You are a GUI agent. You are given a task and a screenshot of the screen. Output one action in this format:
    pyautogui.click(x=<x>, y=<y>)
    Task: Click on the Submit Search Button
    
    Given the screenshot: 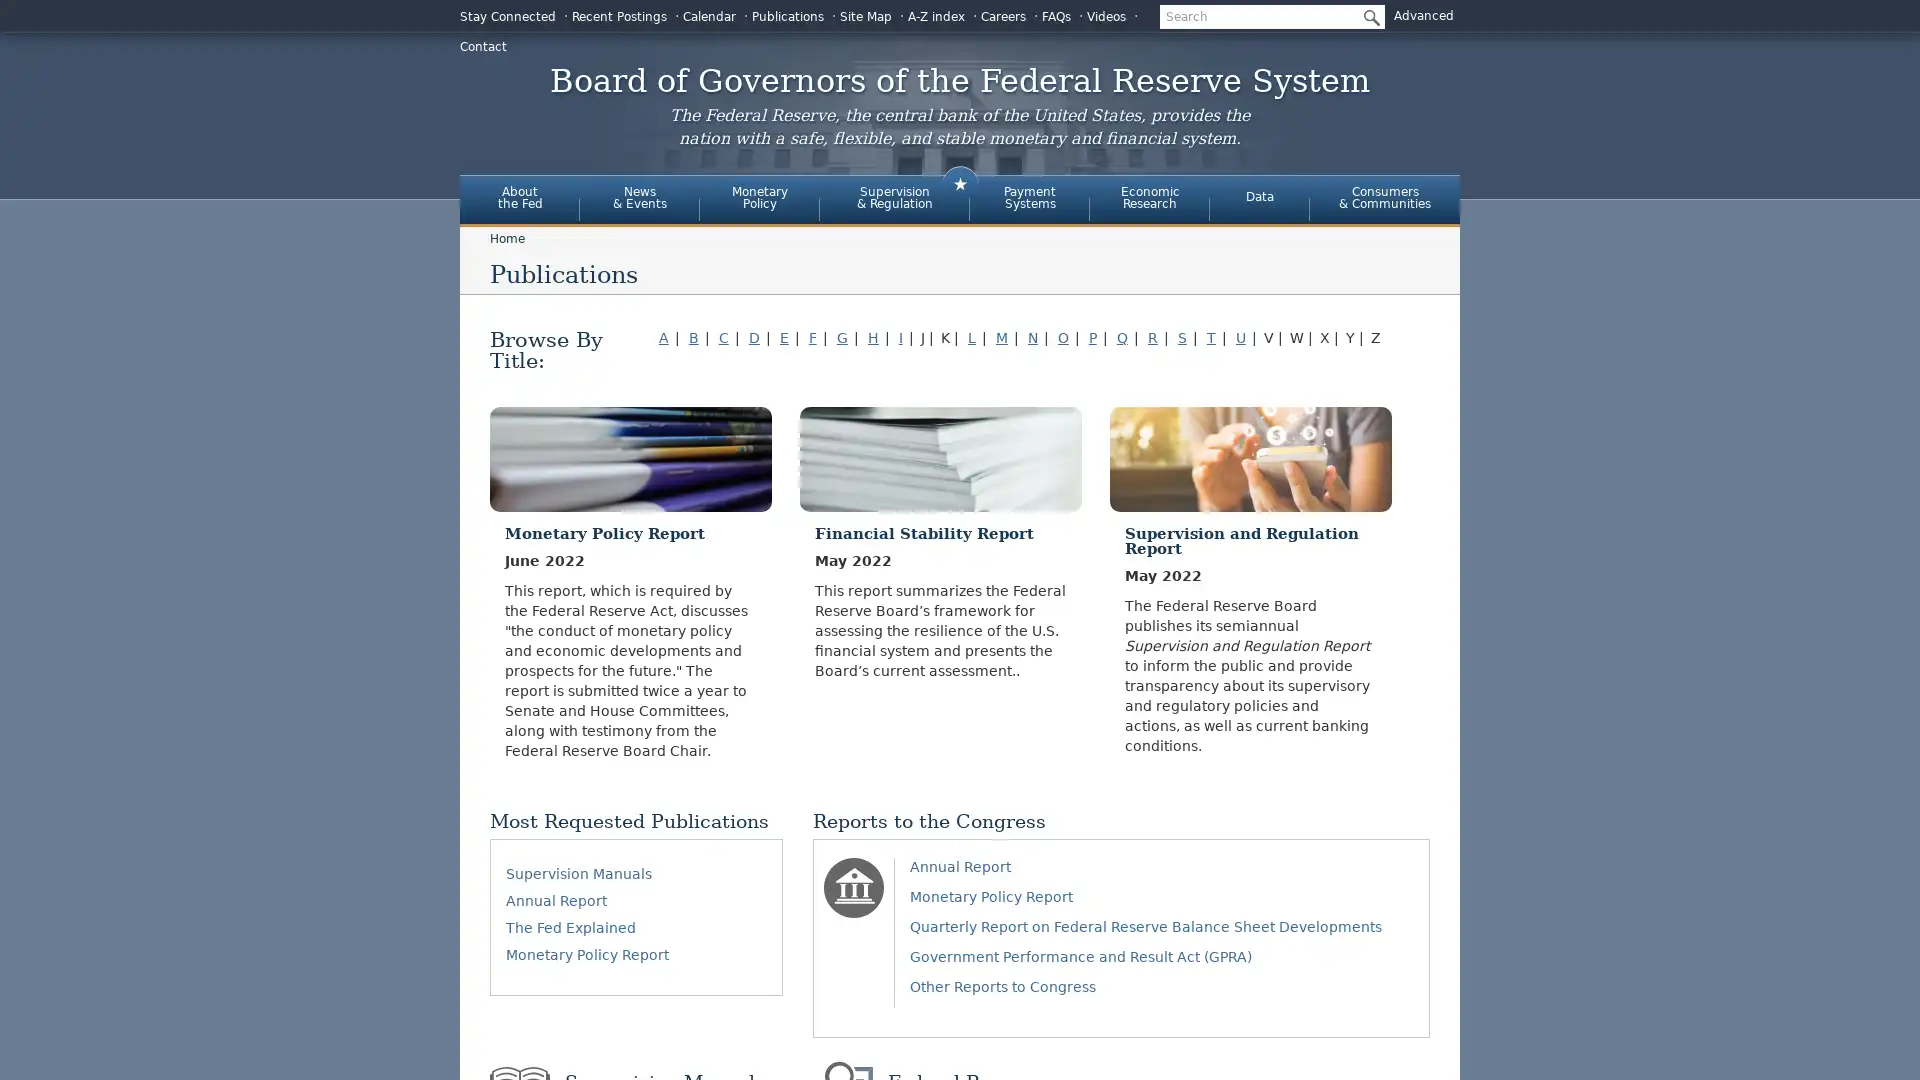 What is the action you would take?
    pyautogui.click(x=1367, y=16)
    